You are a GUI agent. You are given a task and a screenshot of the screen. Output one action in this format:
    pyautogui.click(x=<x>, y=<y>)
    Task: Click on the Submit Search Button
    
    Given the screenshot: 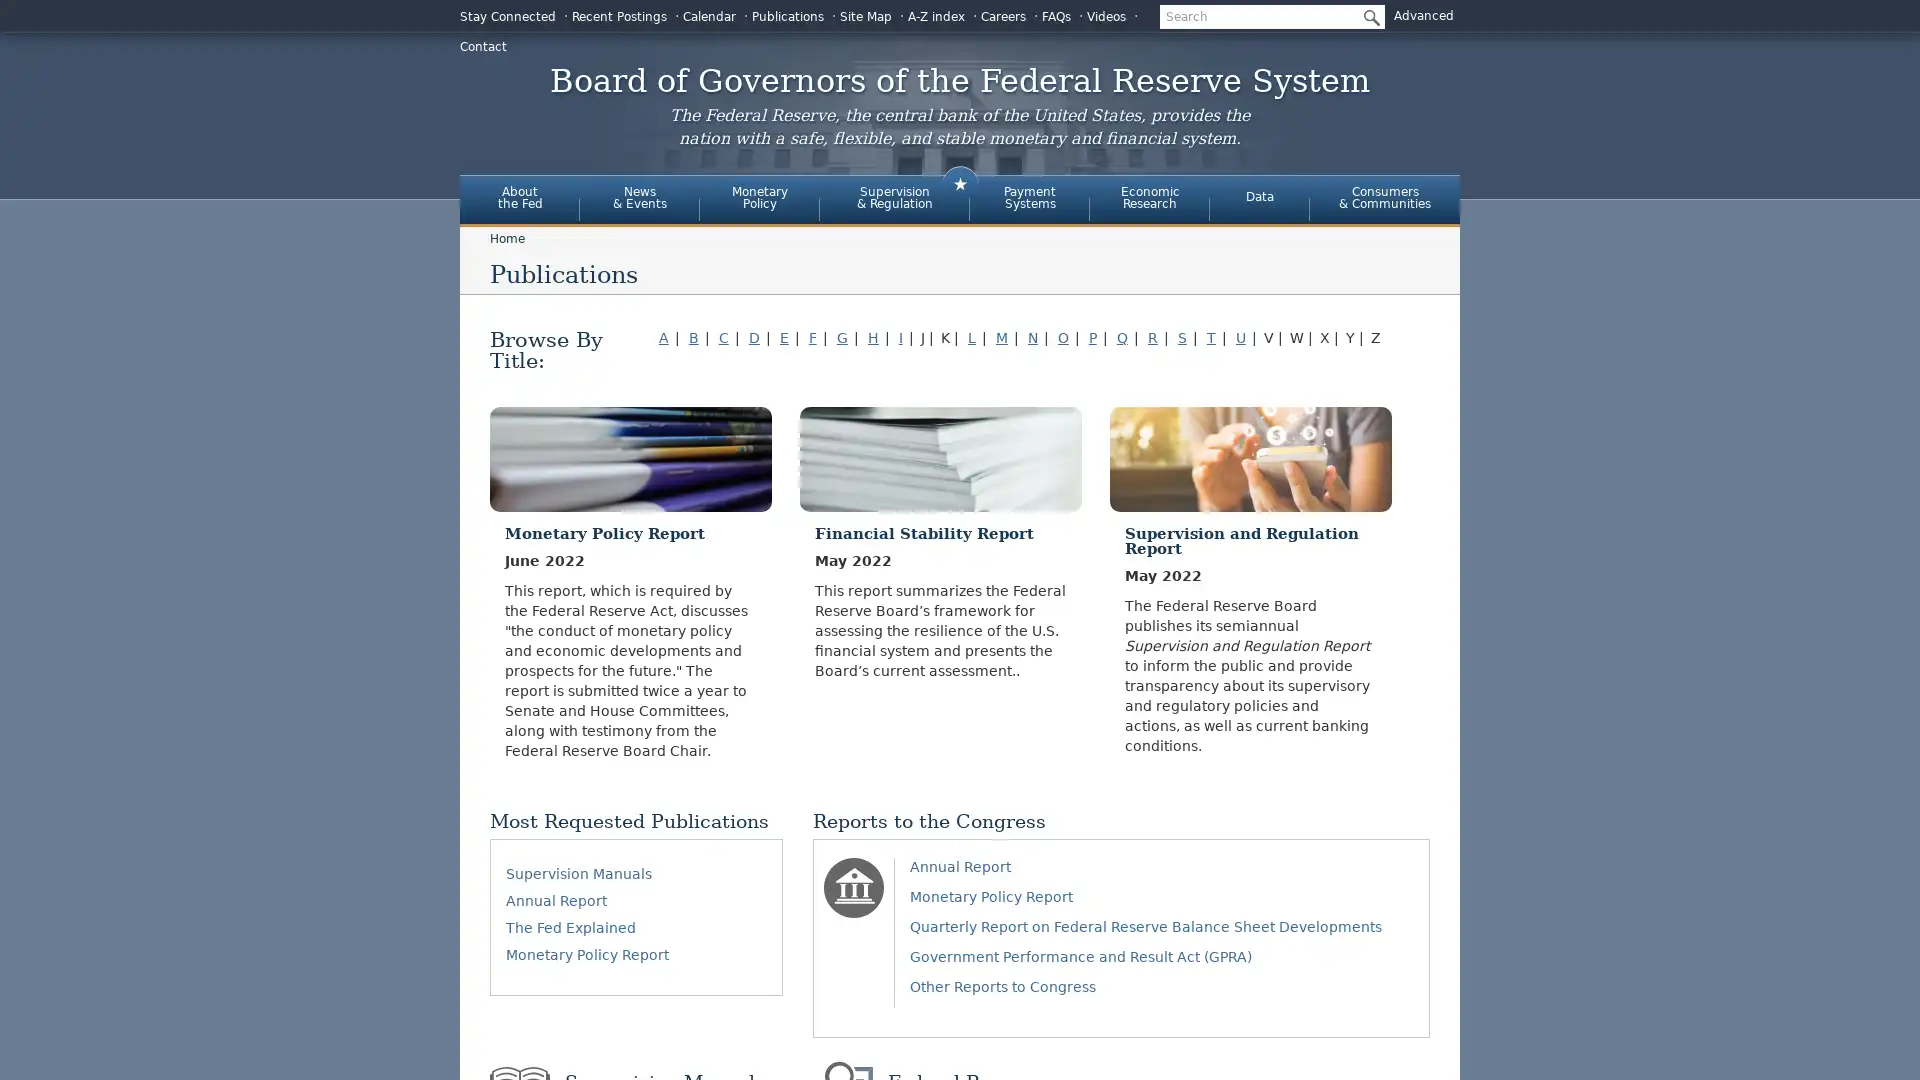 What is the action you would take?
    pyautogui.click(x=1367, y=16)
    